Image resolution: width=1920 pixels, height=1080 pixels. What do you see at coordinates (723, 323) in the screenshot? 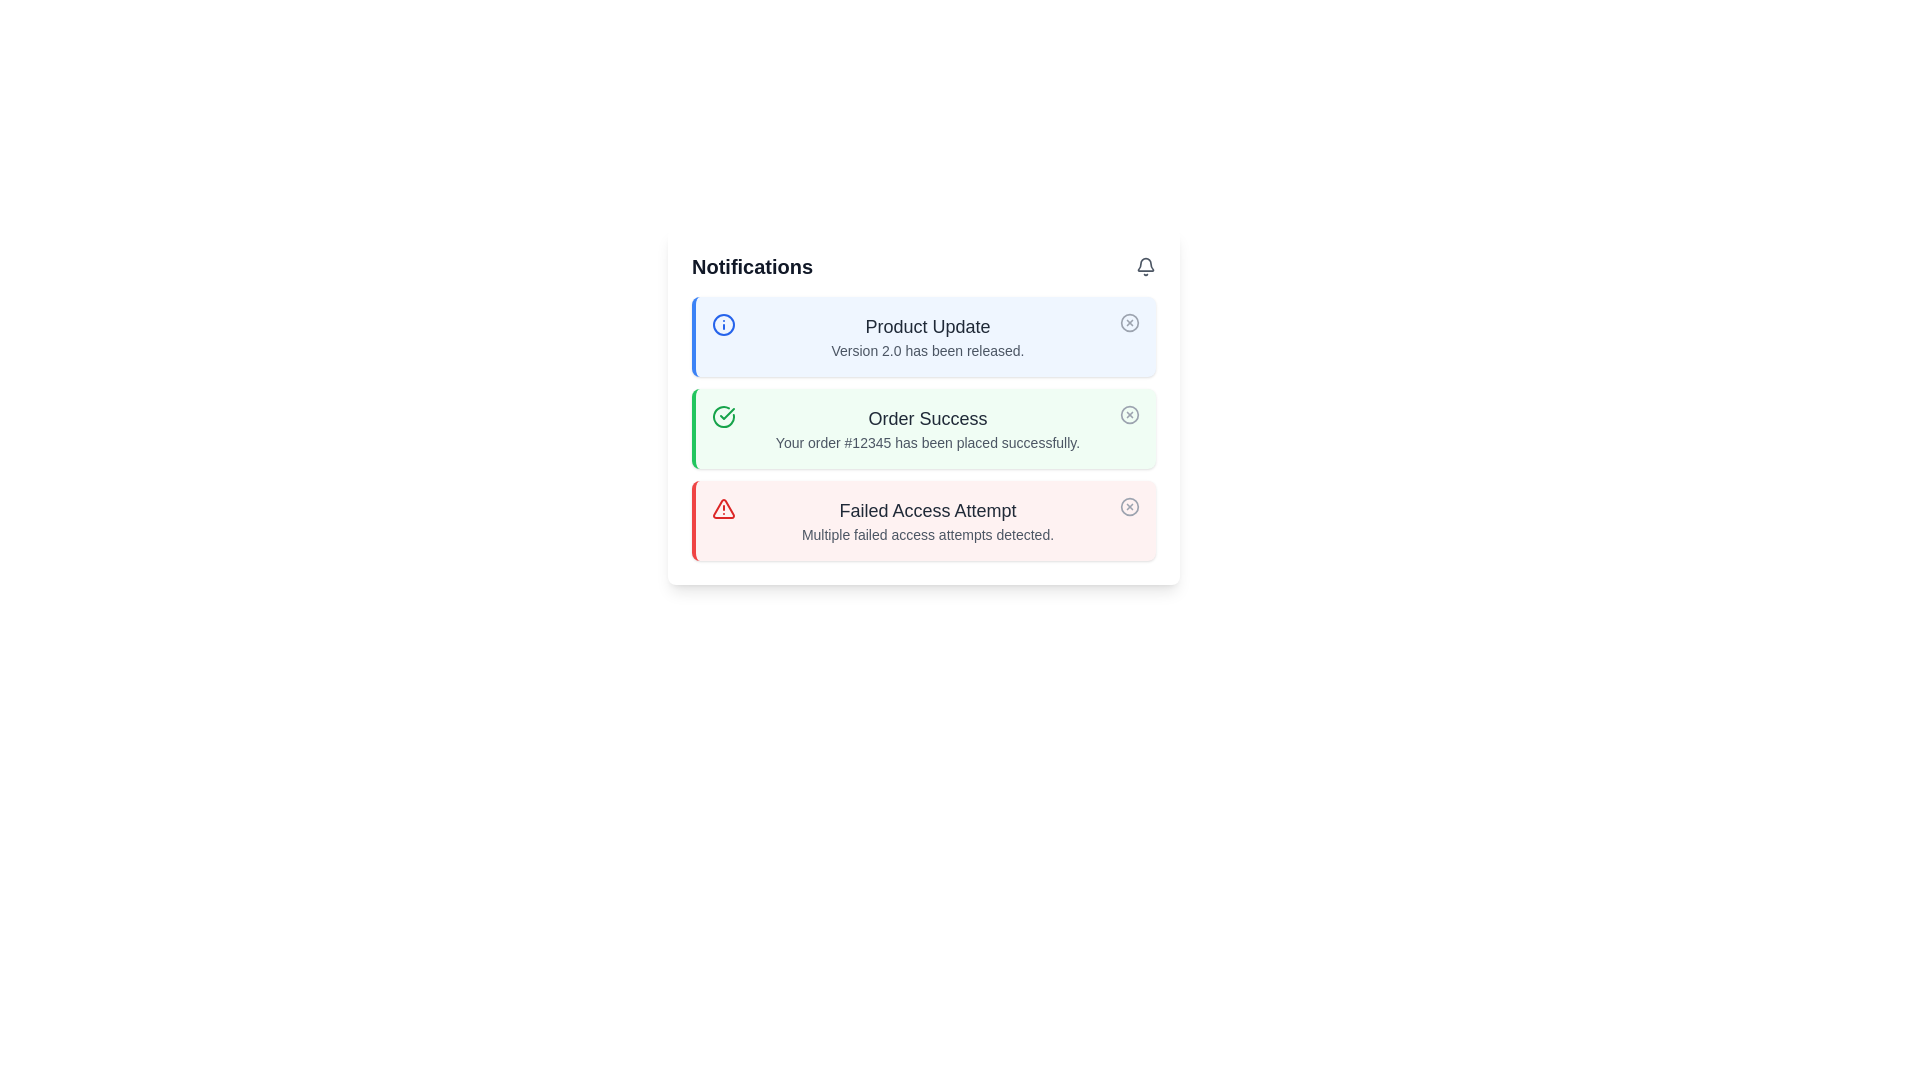
I see `the notification type represented by the icon located in the first notification card, to the left of the text 'Product Update'` at bounding box center [723, 323].